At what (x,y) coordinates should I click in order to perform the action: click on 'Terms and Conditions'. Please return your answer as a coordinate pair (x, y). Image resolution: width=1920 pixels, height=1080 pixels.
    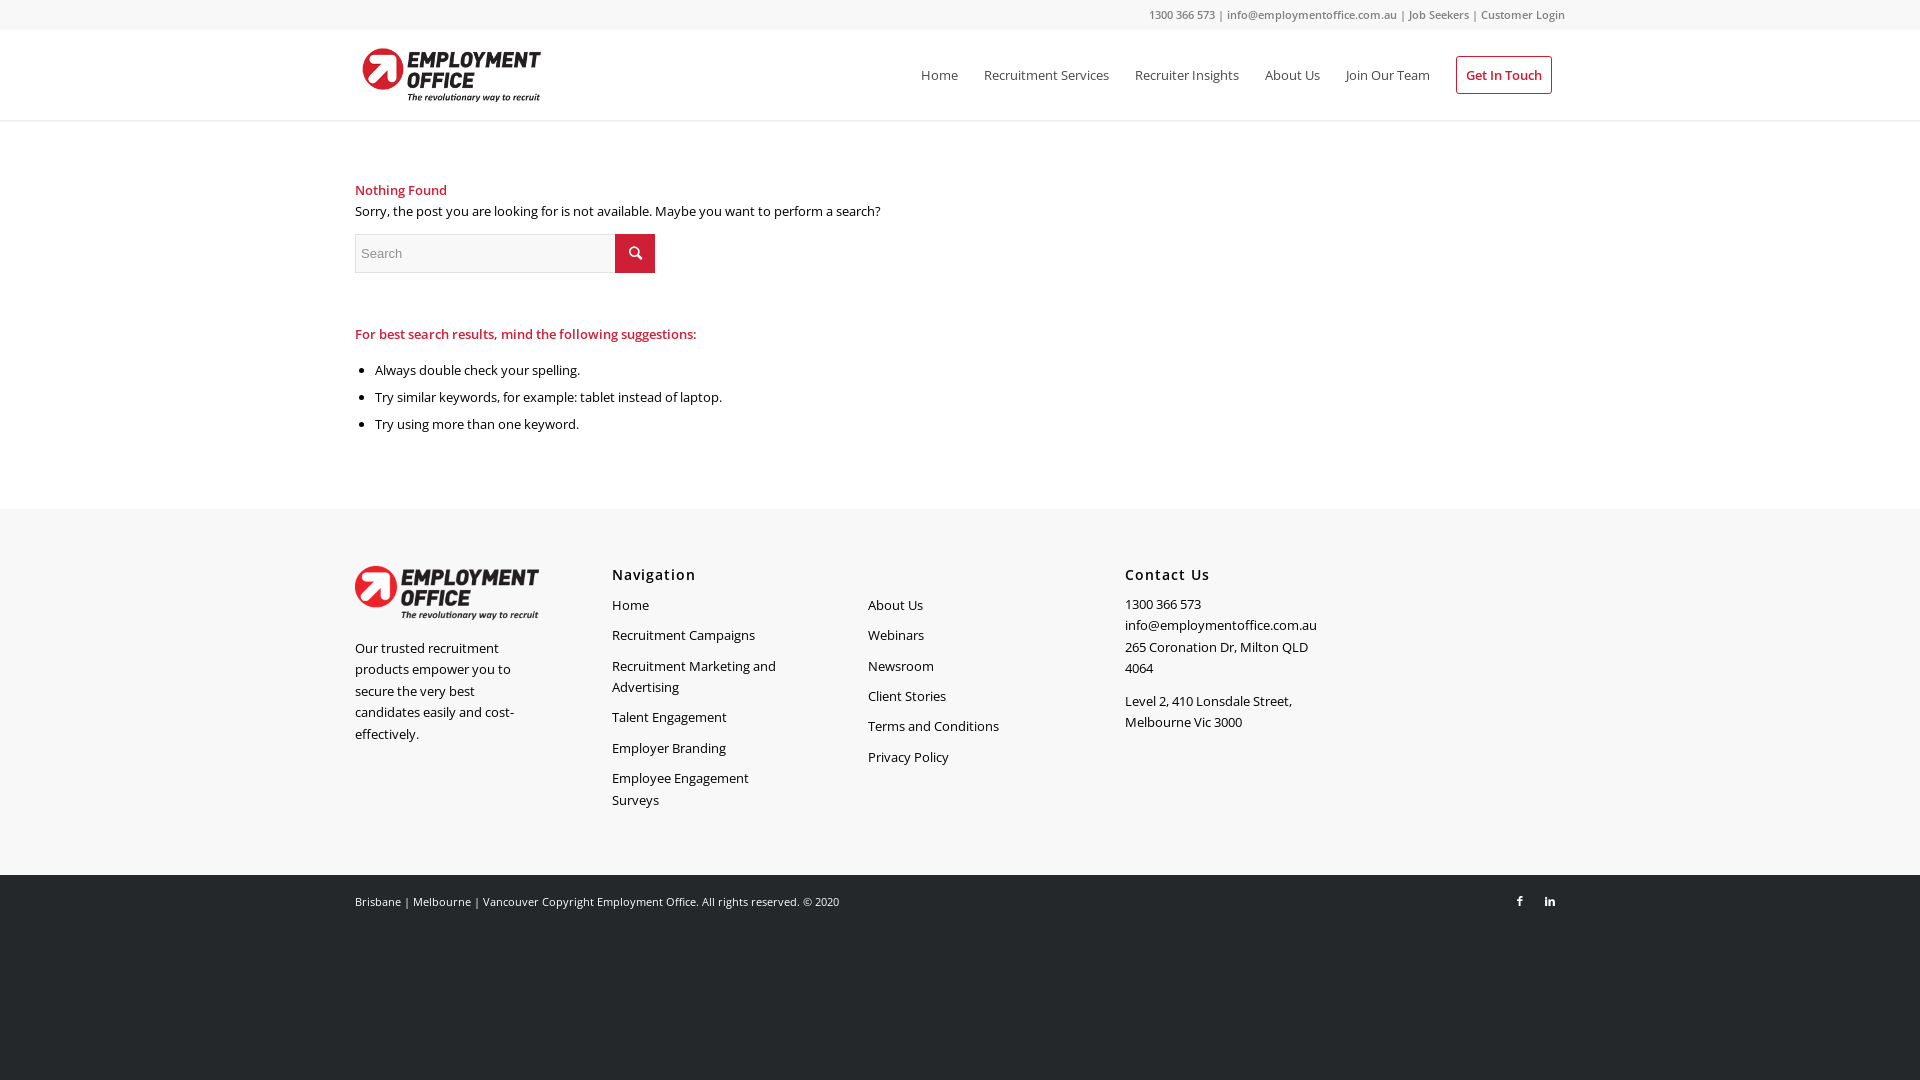
    Looking at the image, I should click on (960, 726).